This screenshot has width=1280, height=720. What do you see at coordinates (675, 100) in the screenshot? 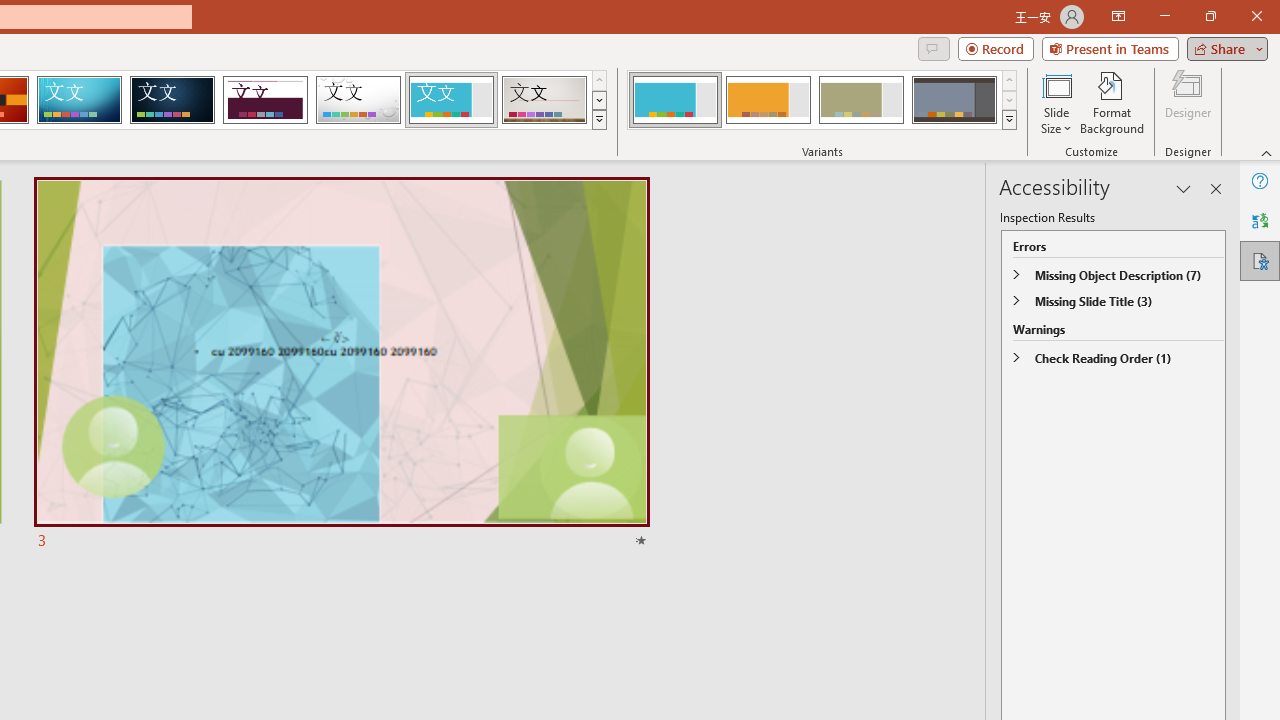
I see `'Frame Variant 1'` at bounding box center [675, 100].